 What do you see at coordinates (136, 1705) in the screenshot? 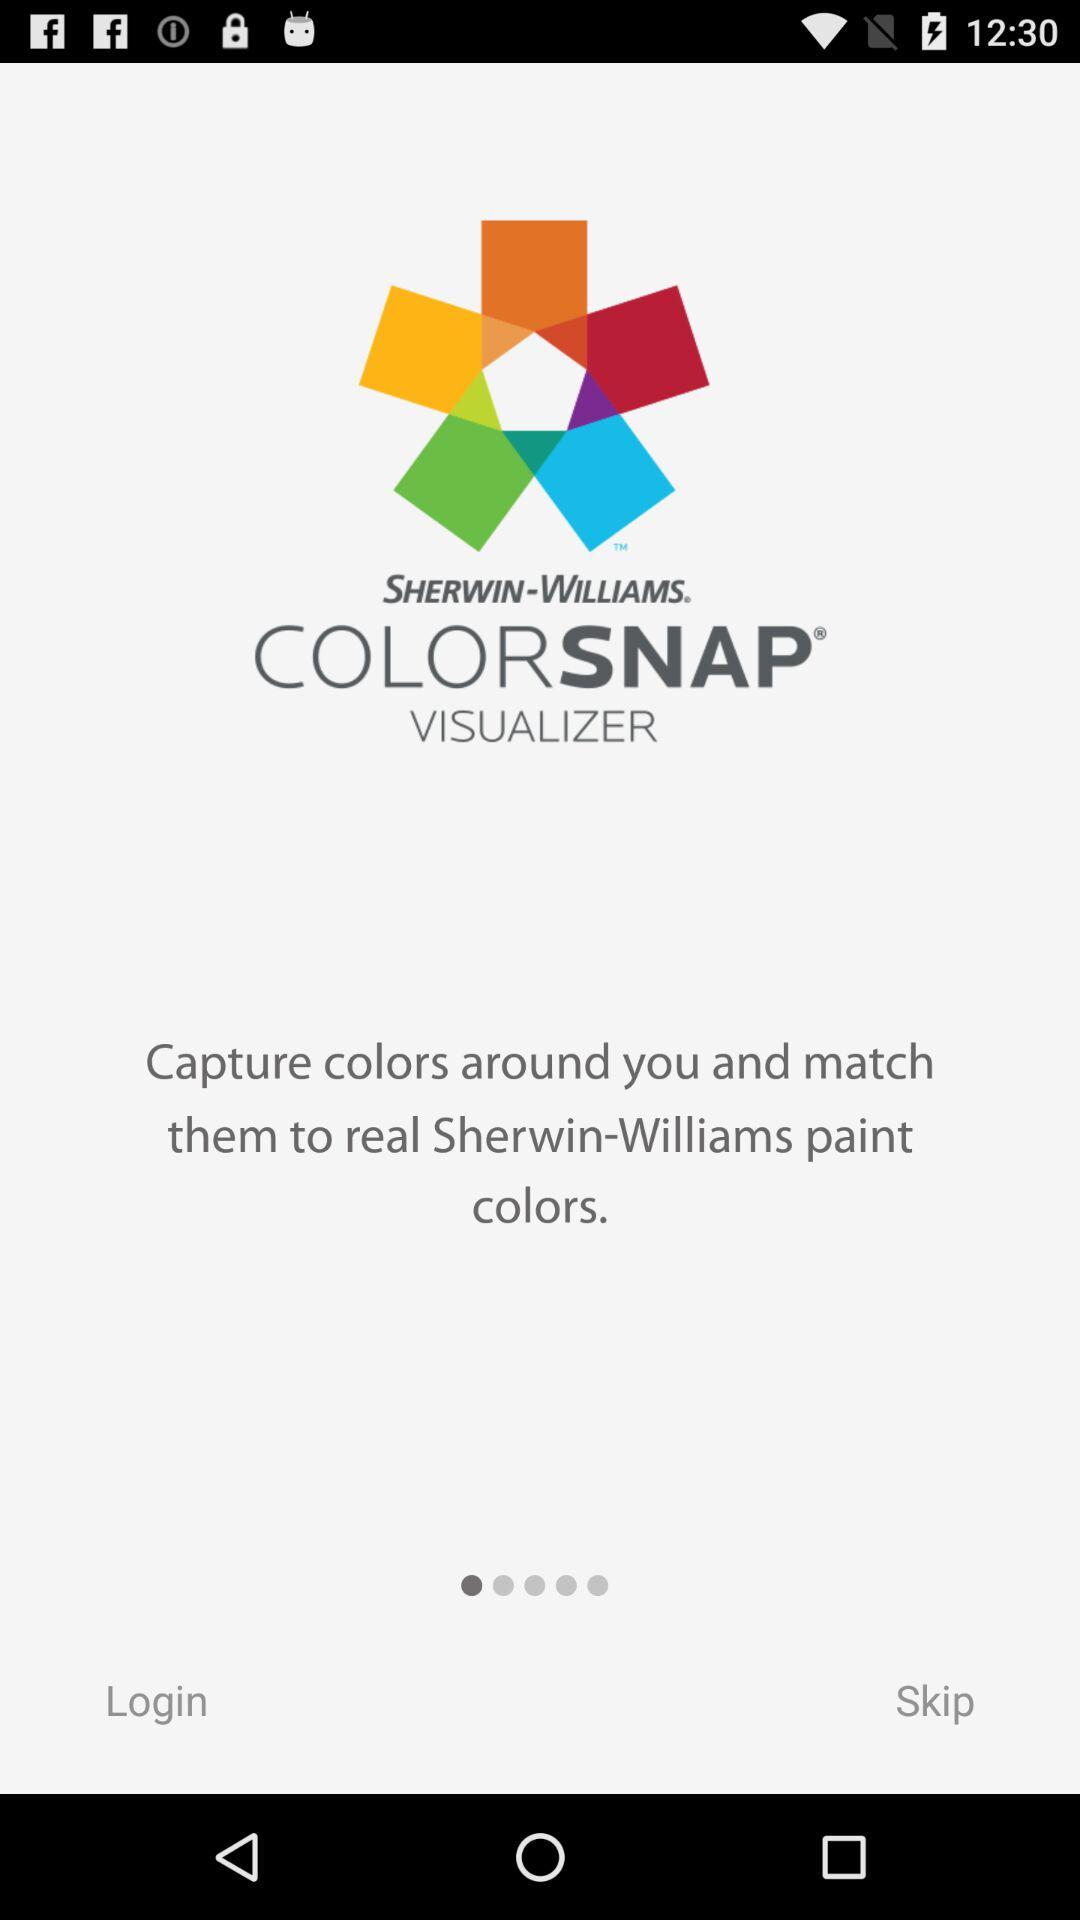
I see `item next to skip item` at bounding box center [136, 1705].